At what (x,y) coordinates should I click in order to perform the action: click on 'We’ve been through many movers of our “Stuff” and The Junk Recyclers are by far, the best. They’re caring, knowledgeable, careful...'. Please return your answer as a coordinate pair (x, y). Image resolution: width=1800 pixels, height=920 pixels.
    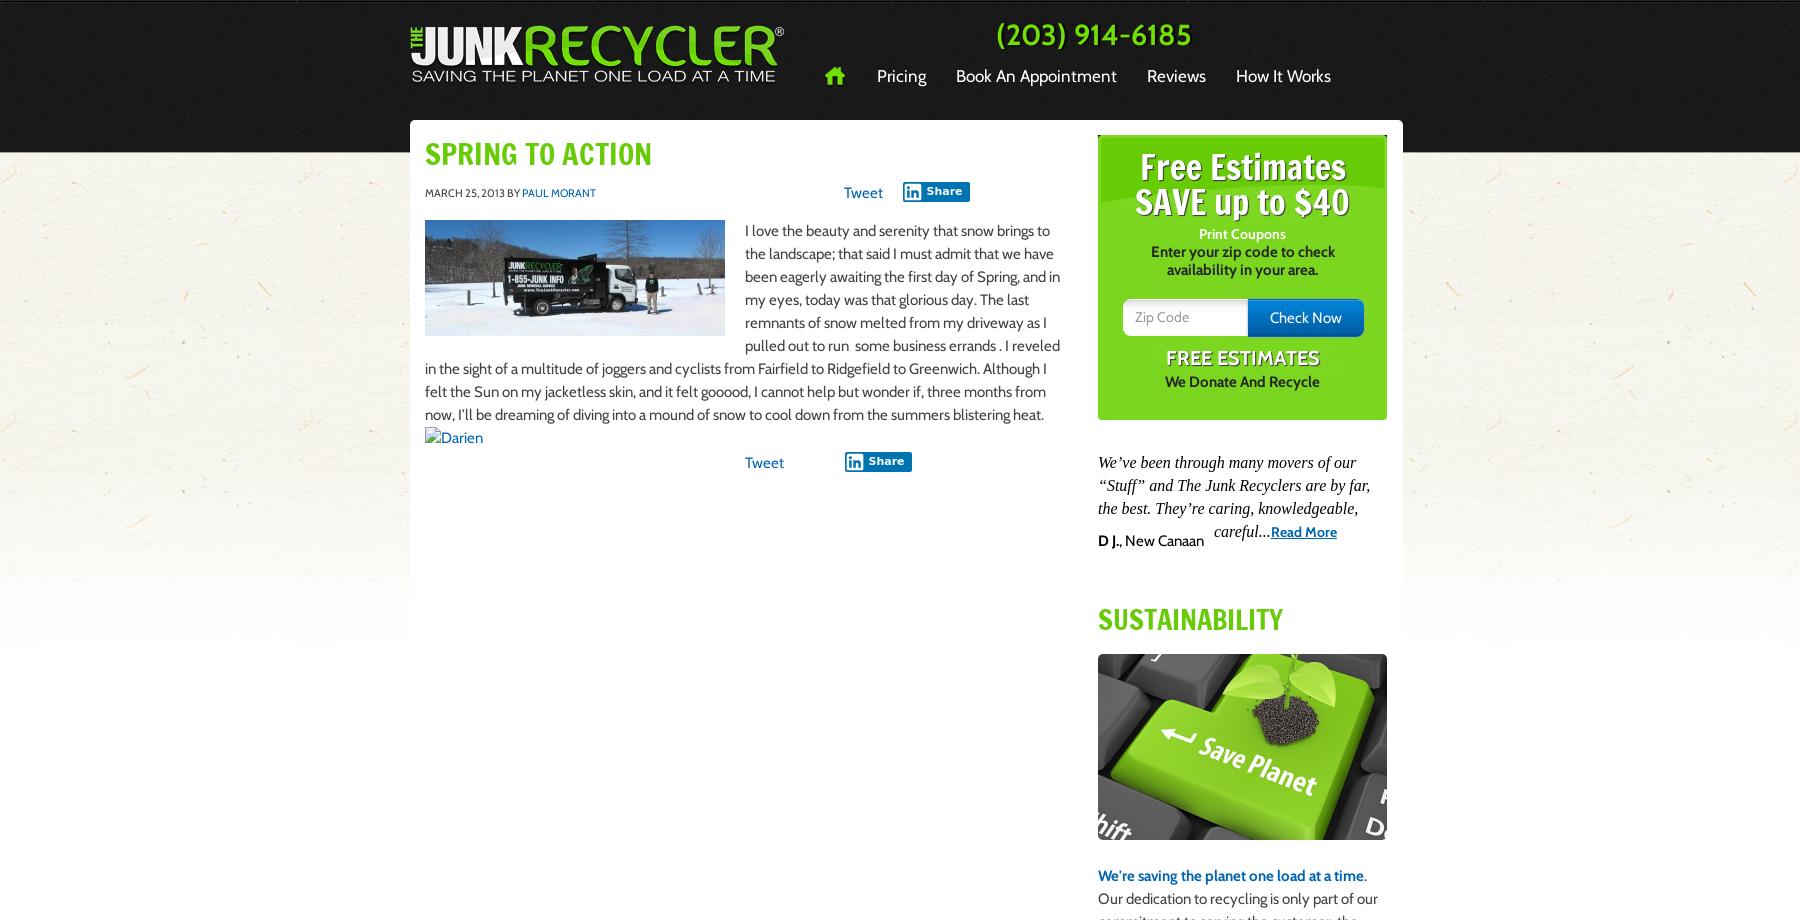
    Looking at the image, I should click on (1098, 496).